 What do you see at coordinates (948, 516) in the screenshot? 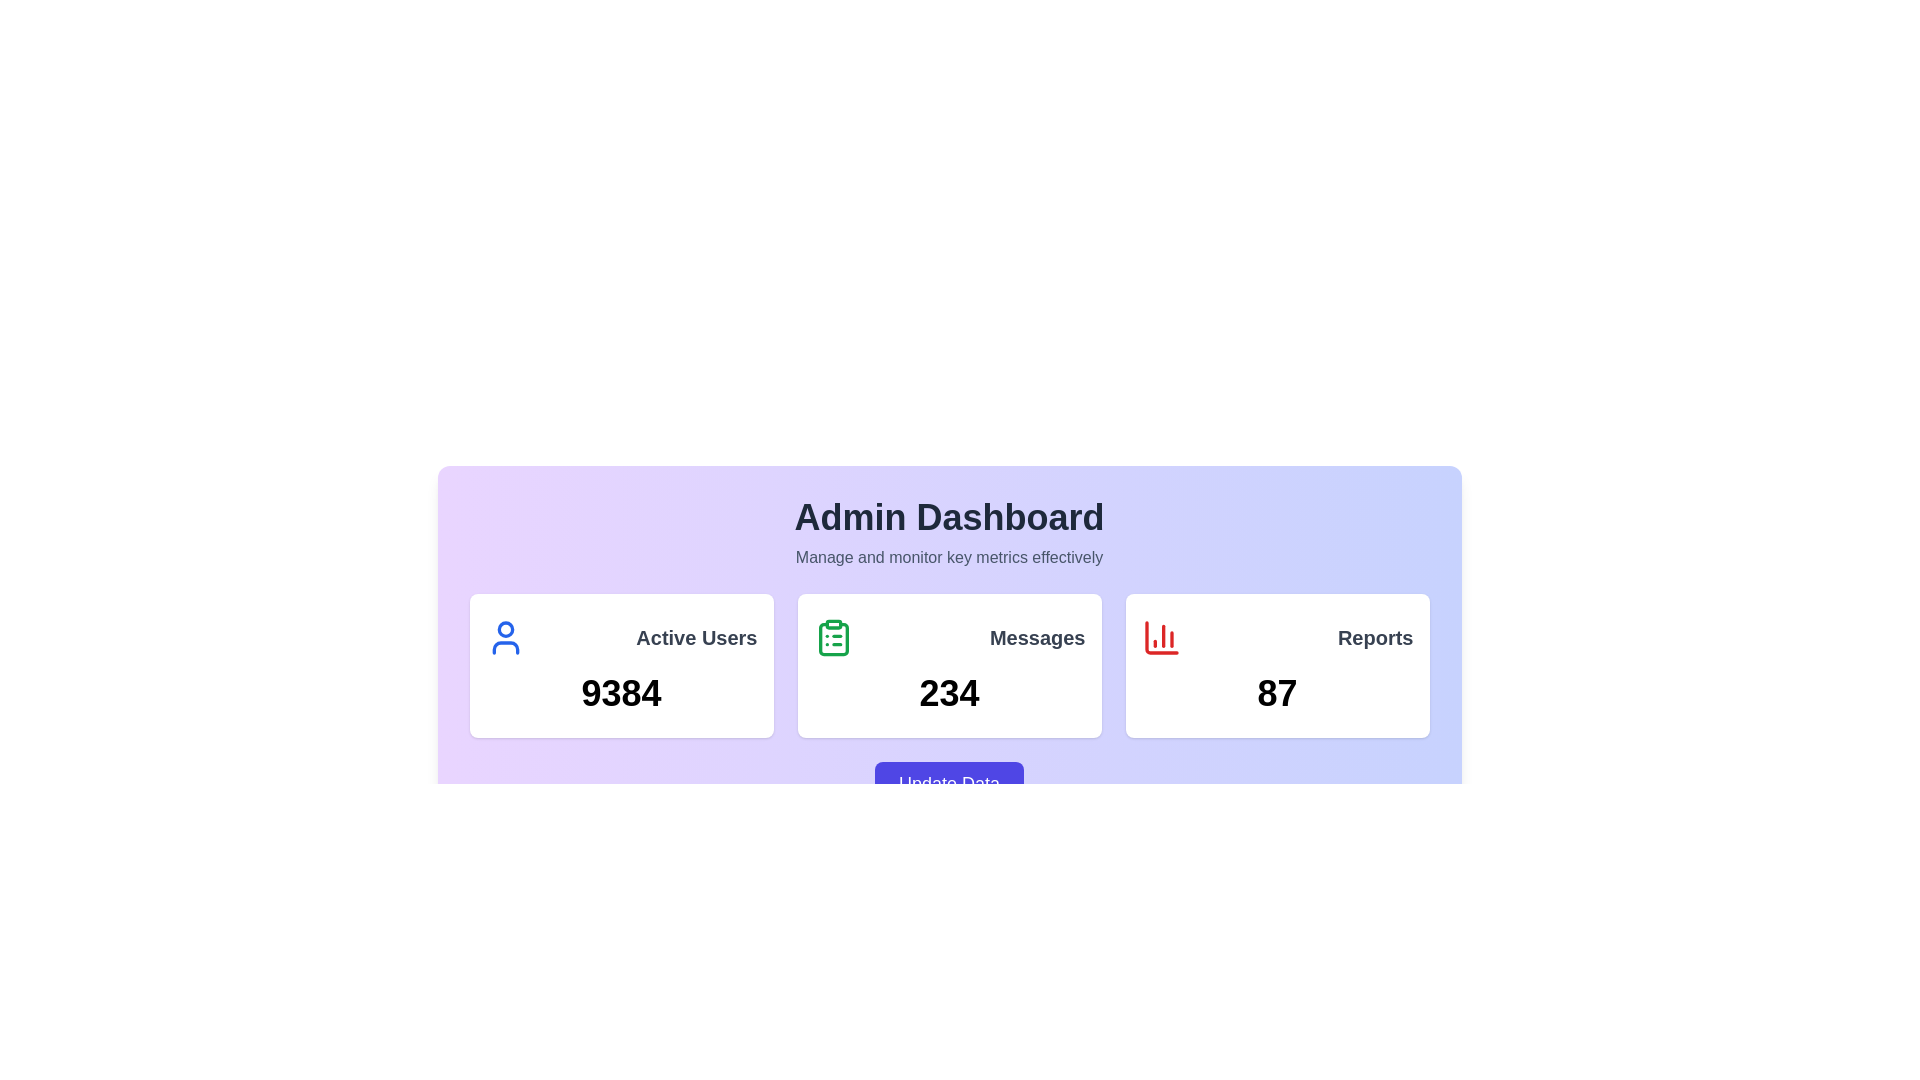
I see `the static text heading at the center-top of the dashboard card, which serves as the title for the content below` at bounding box center [948, 516].